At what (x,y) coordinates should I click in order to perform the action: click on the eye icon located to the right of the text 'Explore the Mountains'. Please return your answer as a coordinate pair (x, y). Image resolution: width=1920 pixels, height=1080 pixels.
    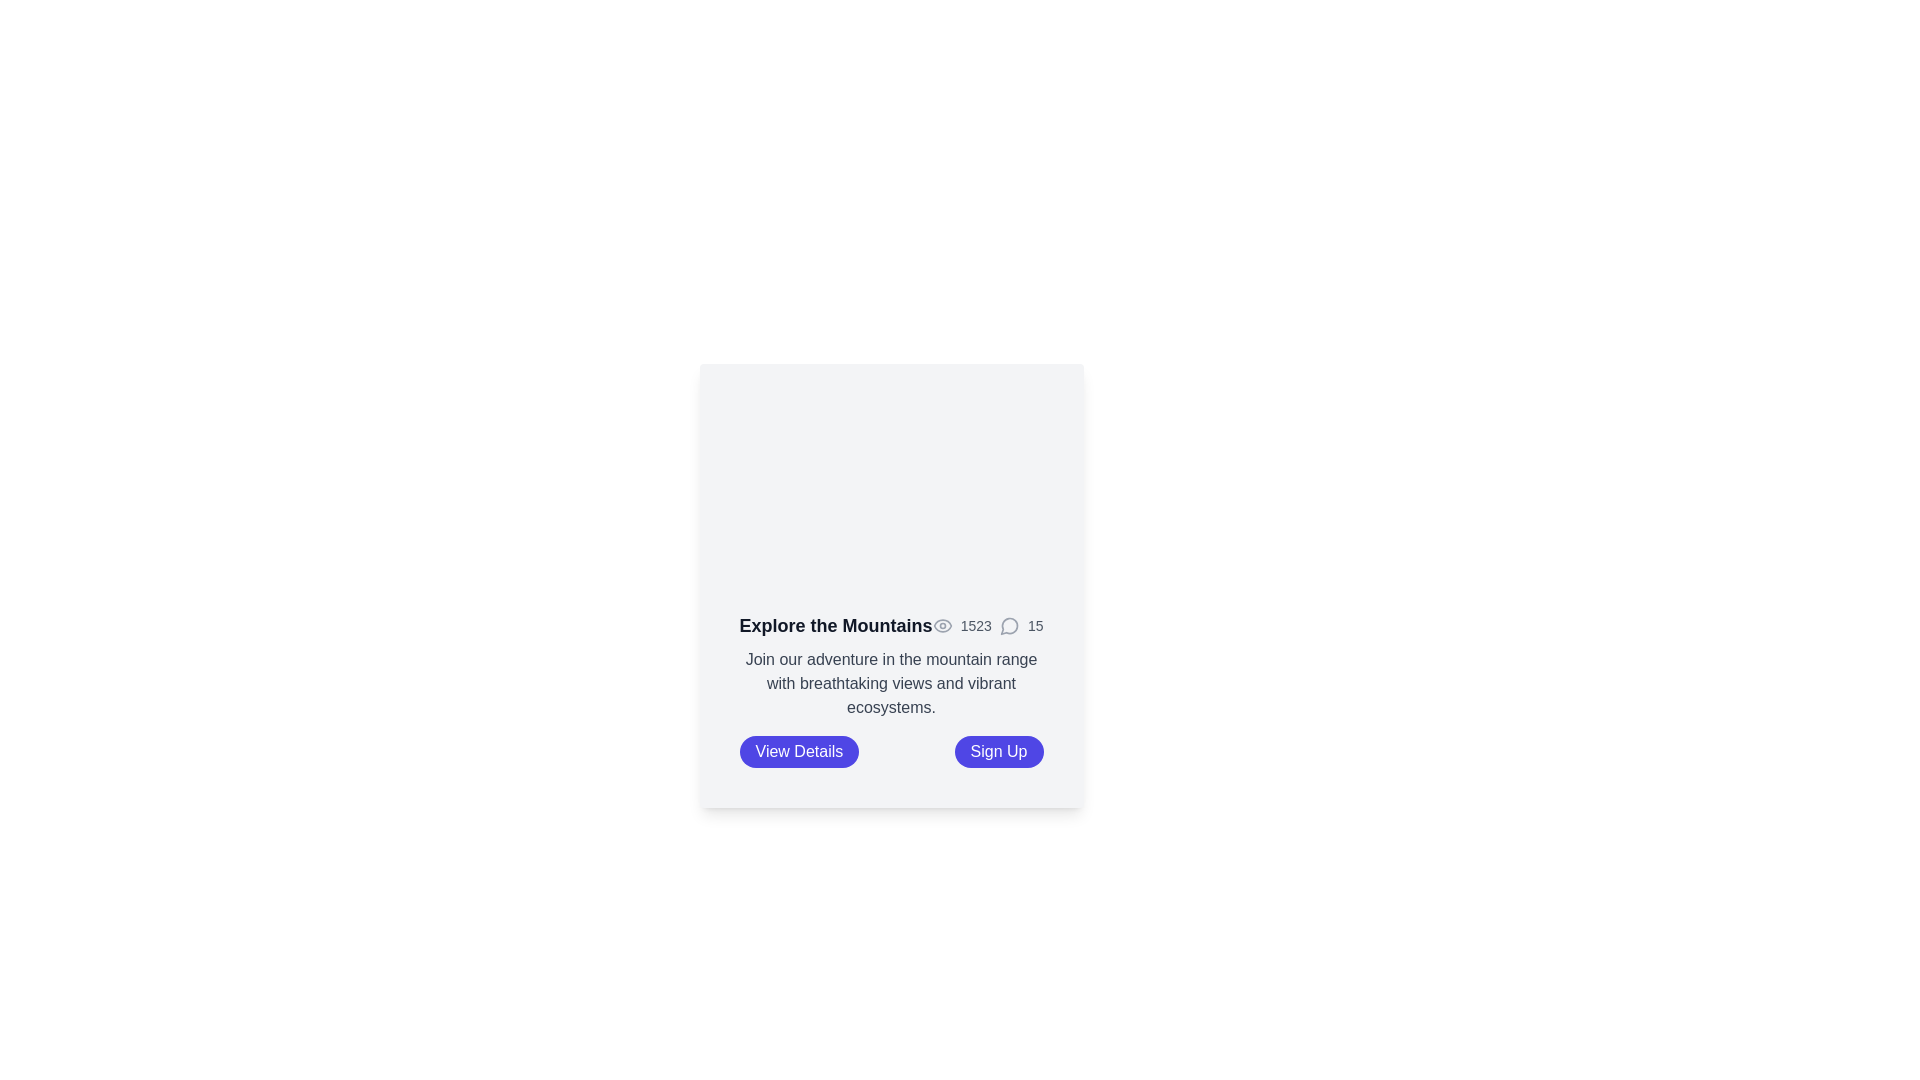
    Looking at the image, I should click on (941, 624).